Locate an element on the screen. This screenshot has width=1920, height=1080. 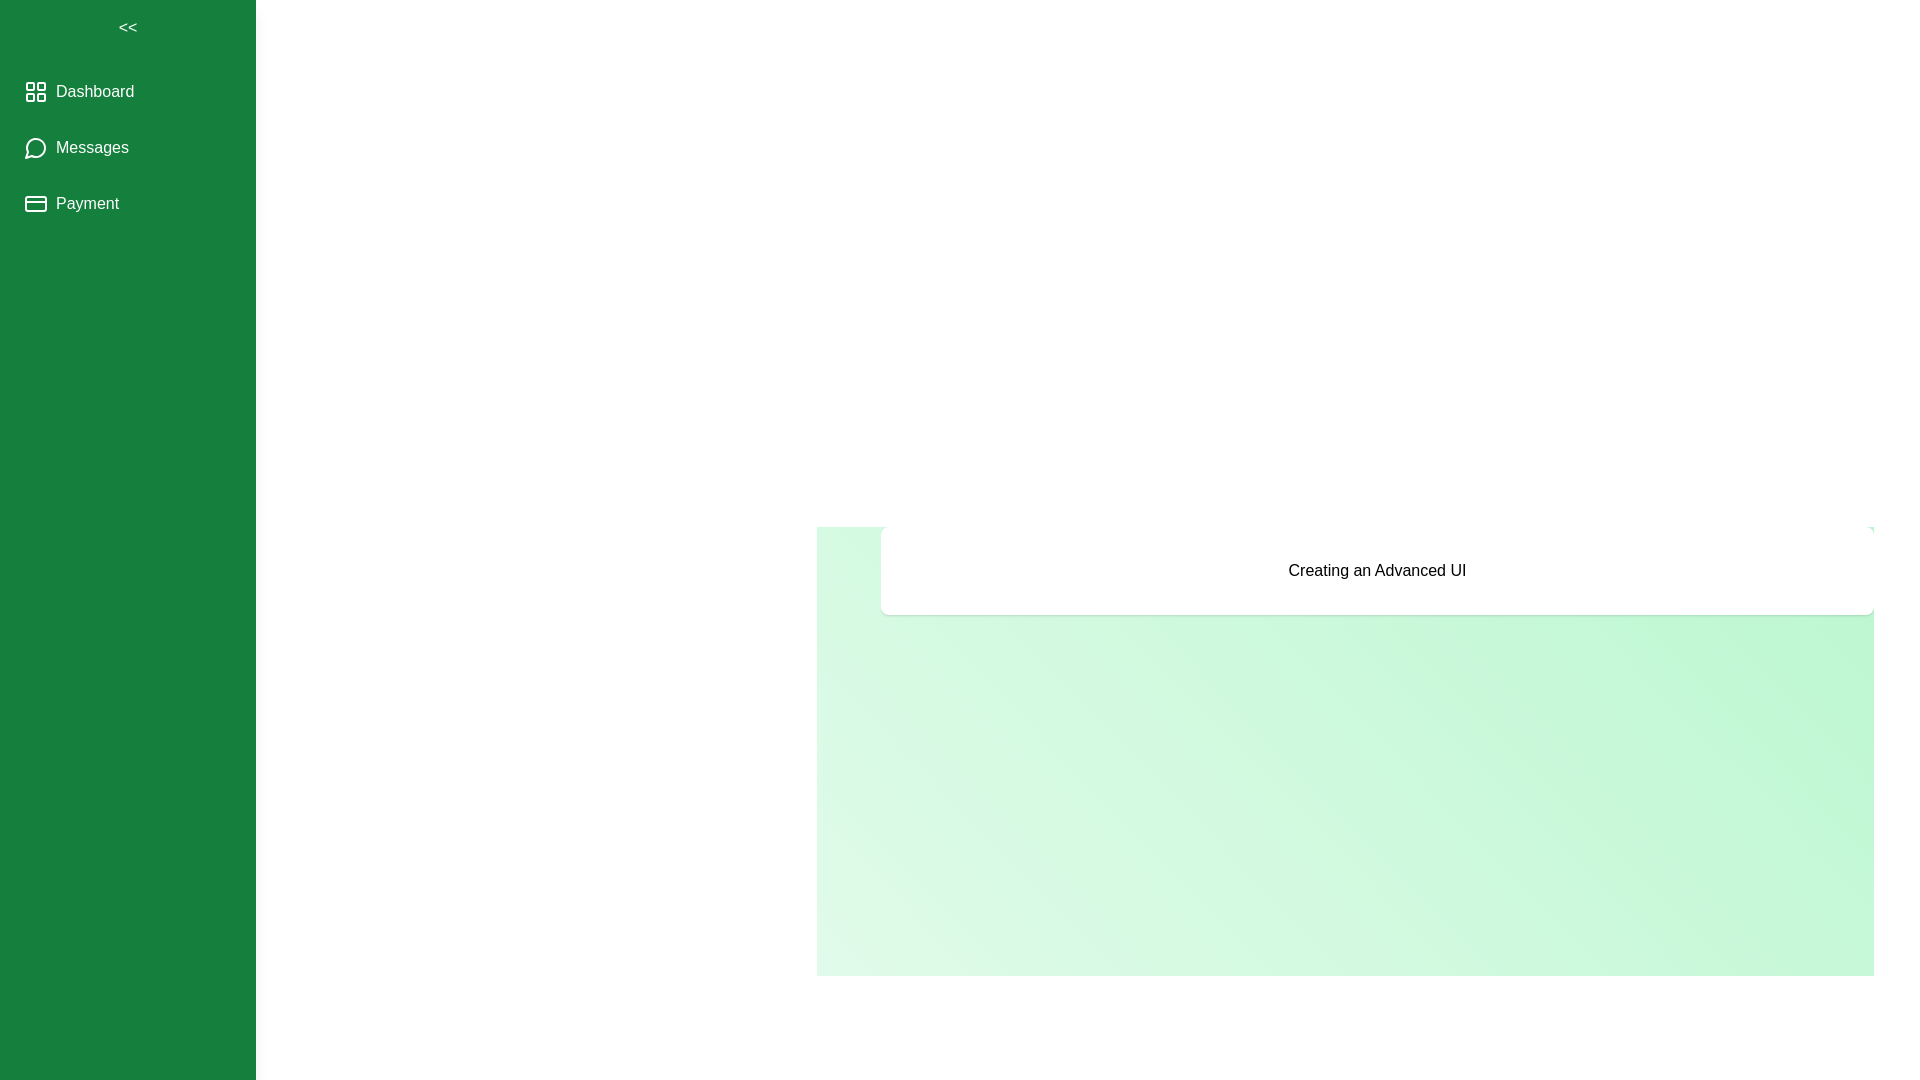
the 'Messages' menu item in the vertical sidebar with a green background is located at coordinates (127, 146).